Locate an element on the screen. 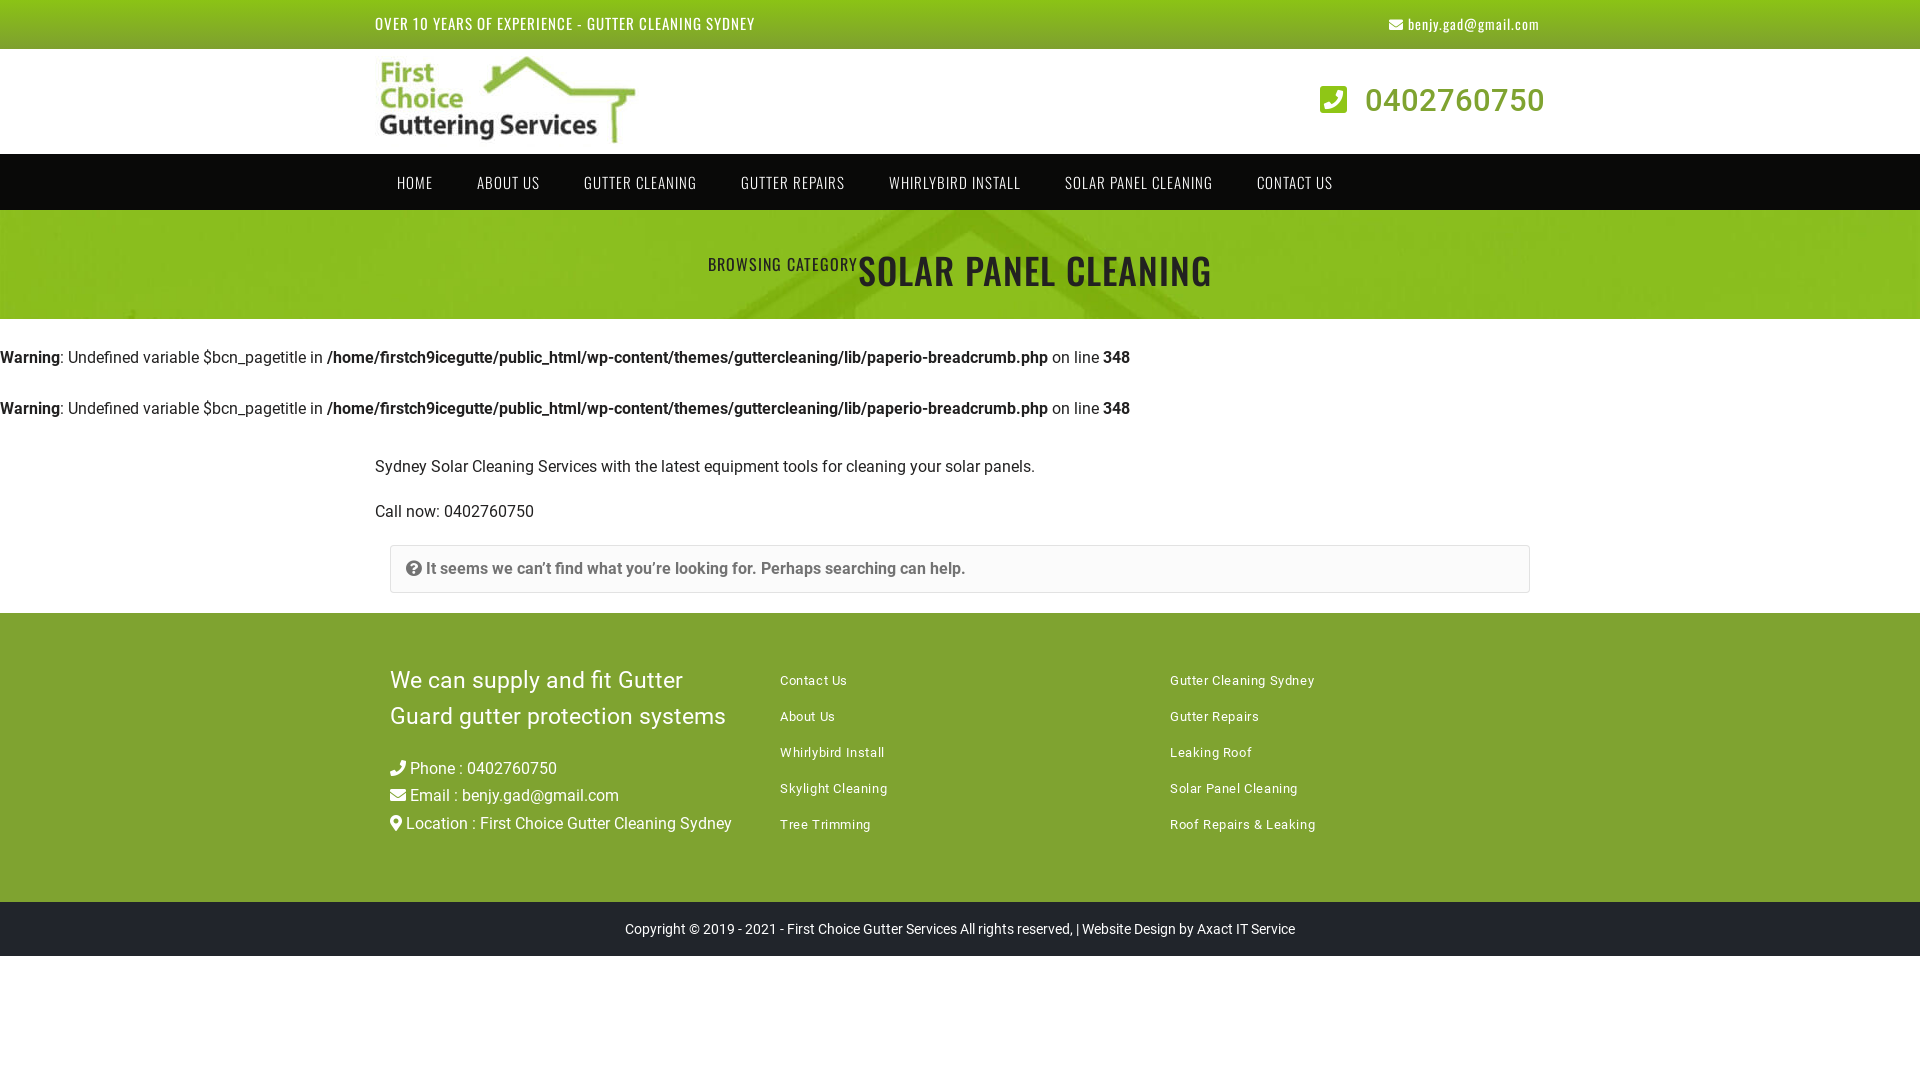 The width and height of the screenshot is (1920, 1080). 'Website Design' is located at coordinates (1128, 929).